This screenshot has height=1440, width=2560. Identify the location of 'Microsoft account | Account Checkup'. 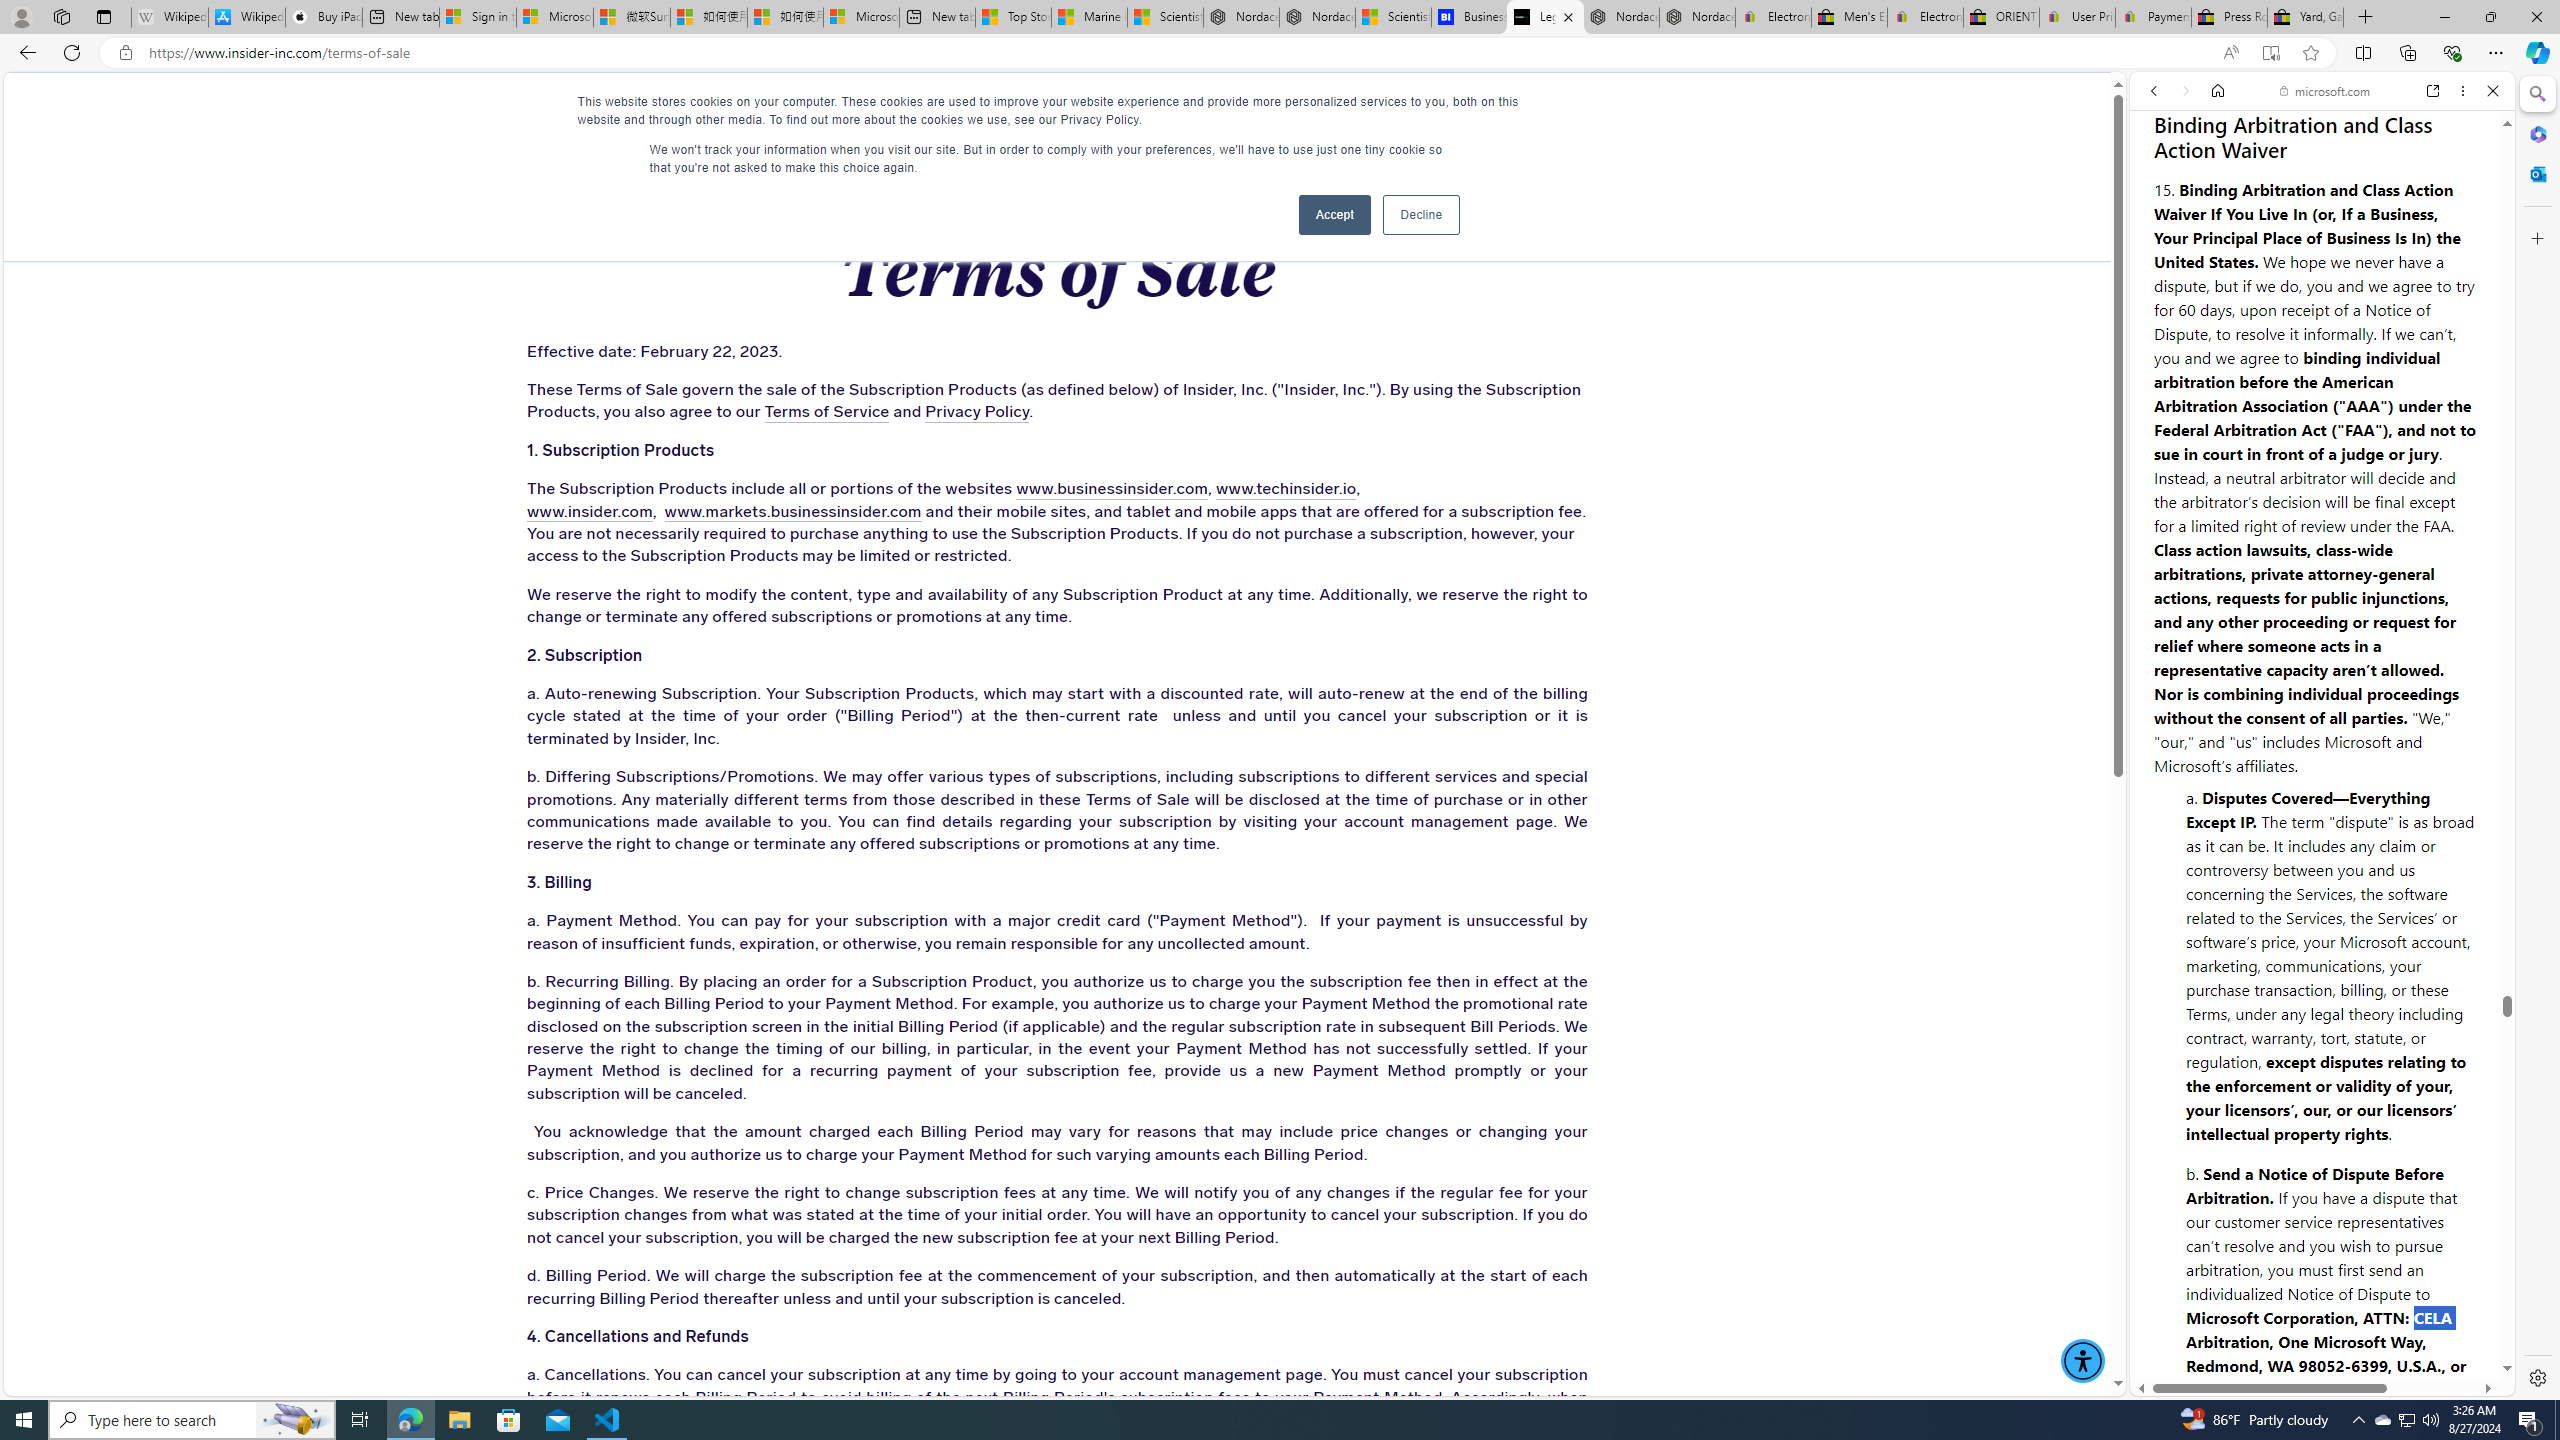
(860, 16).